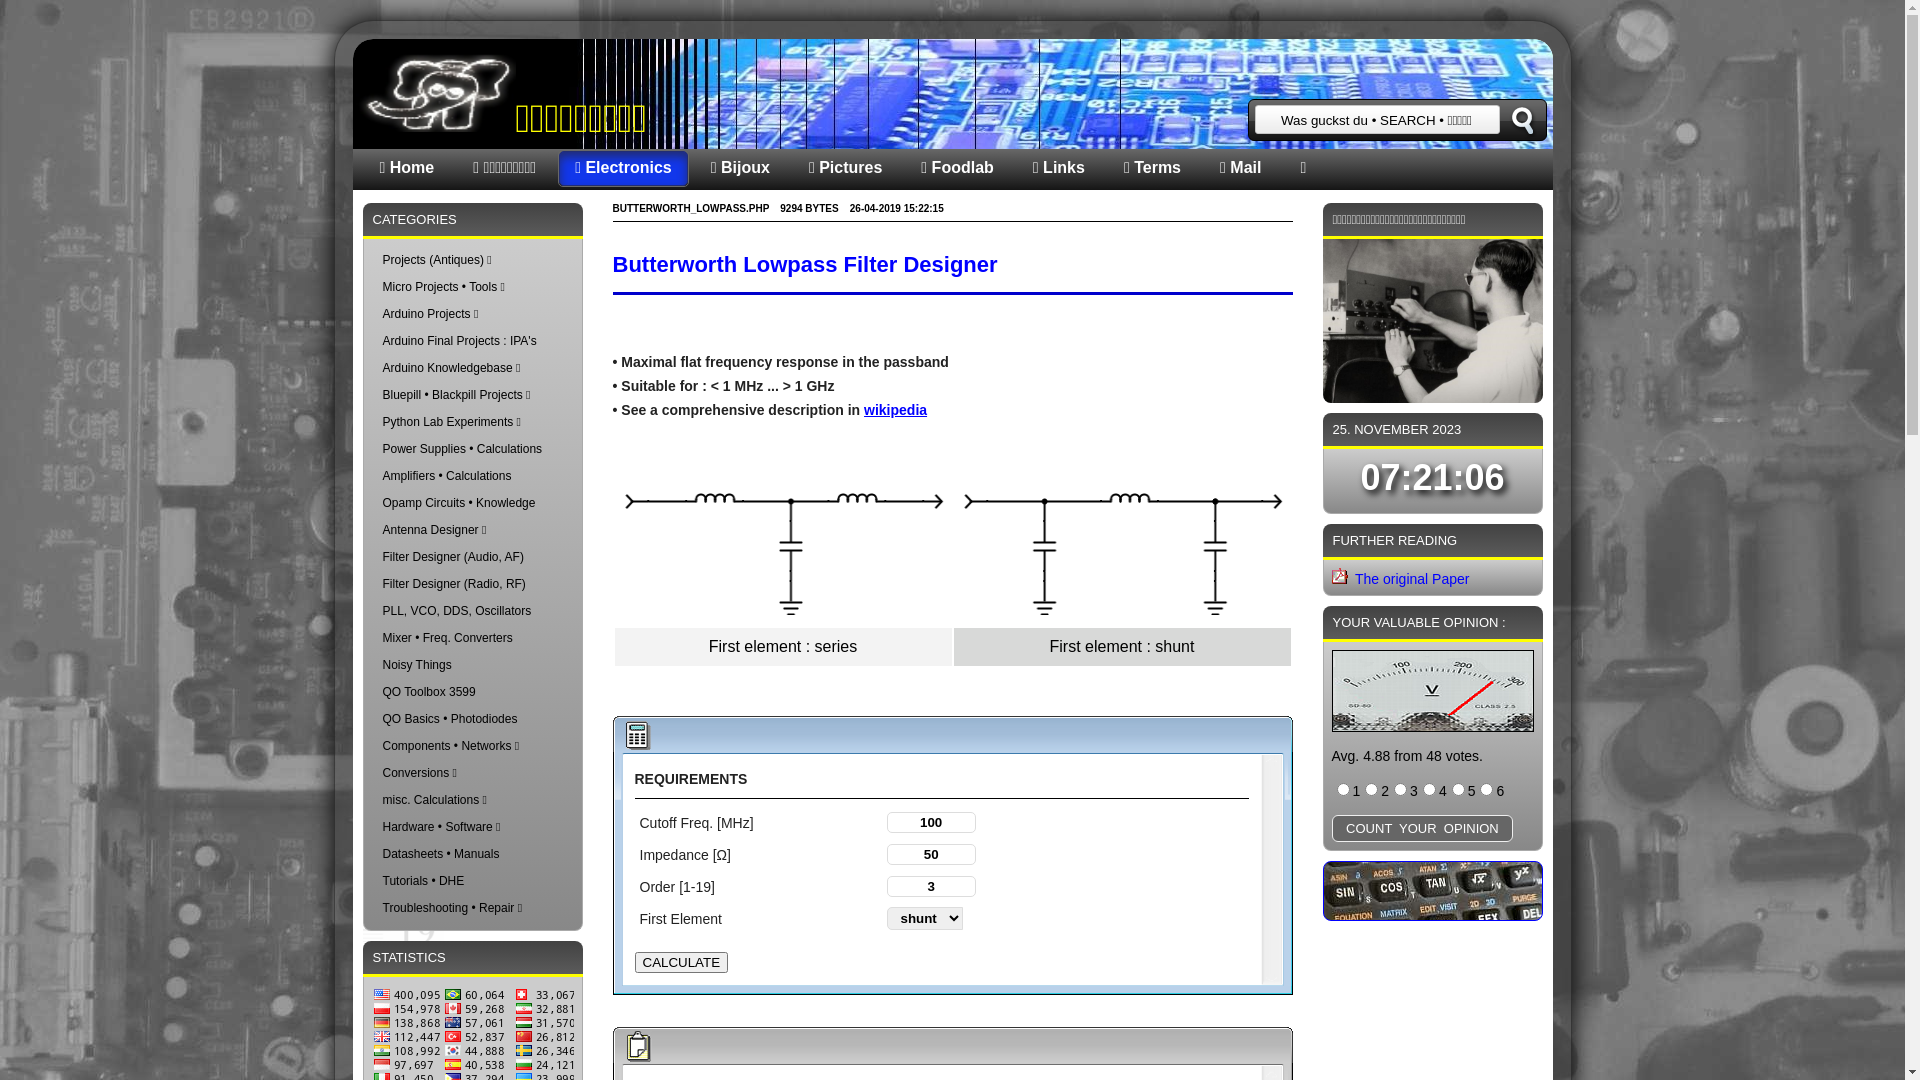  Describe the element at coordinates (415, 664) in the screenshot. I see `'Noisy Things'` at that location.